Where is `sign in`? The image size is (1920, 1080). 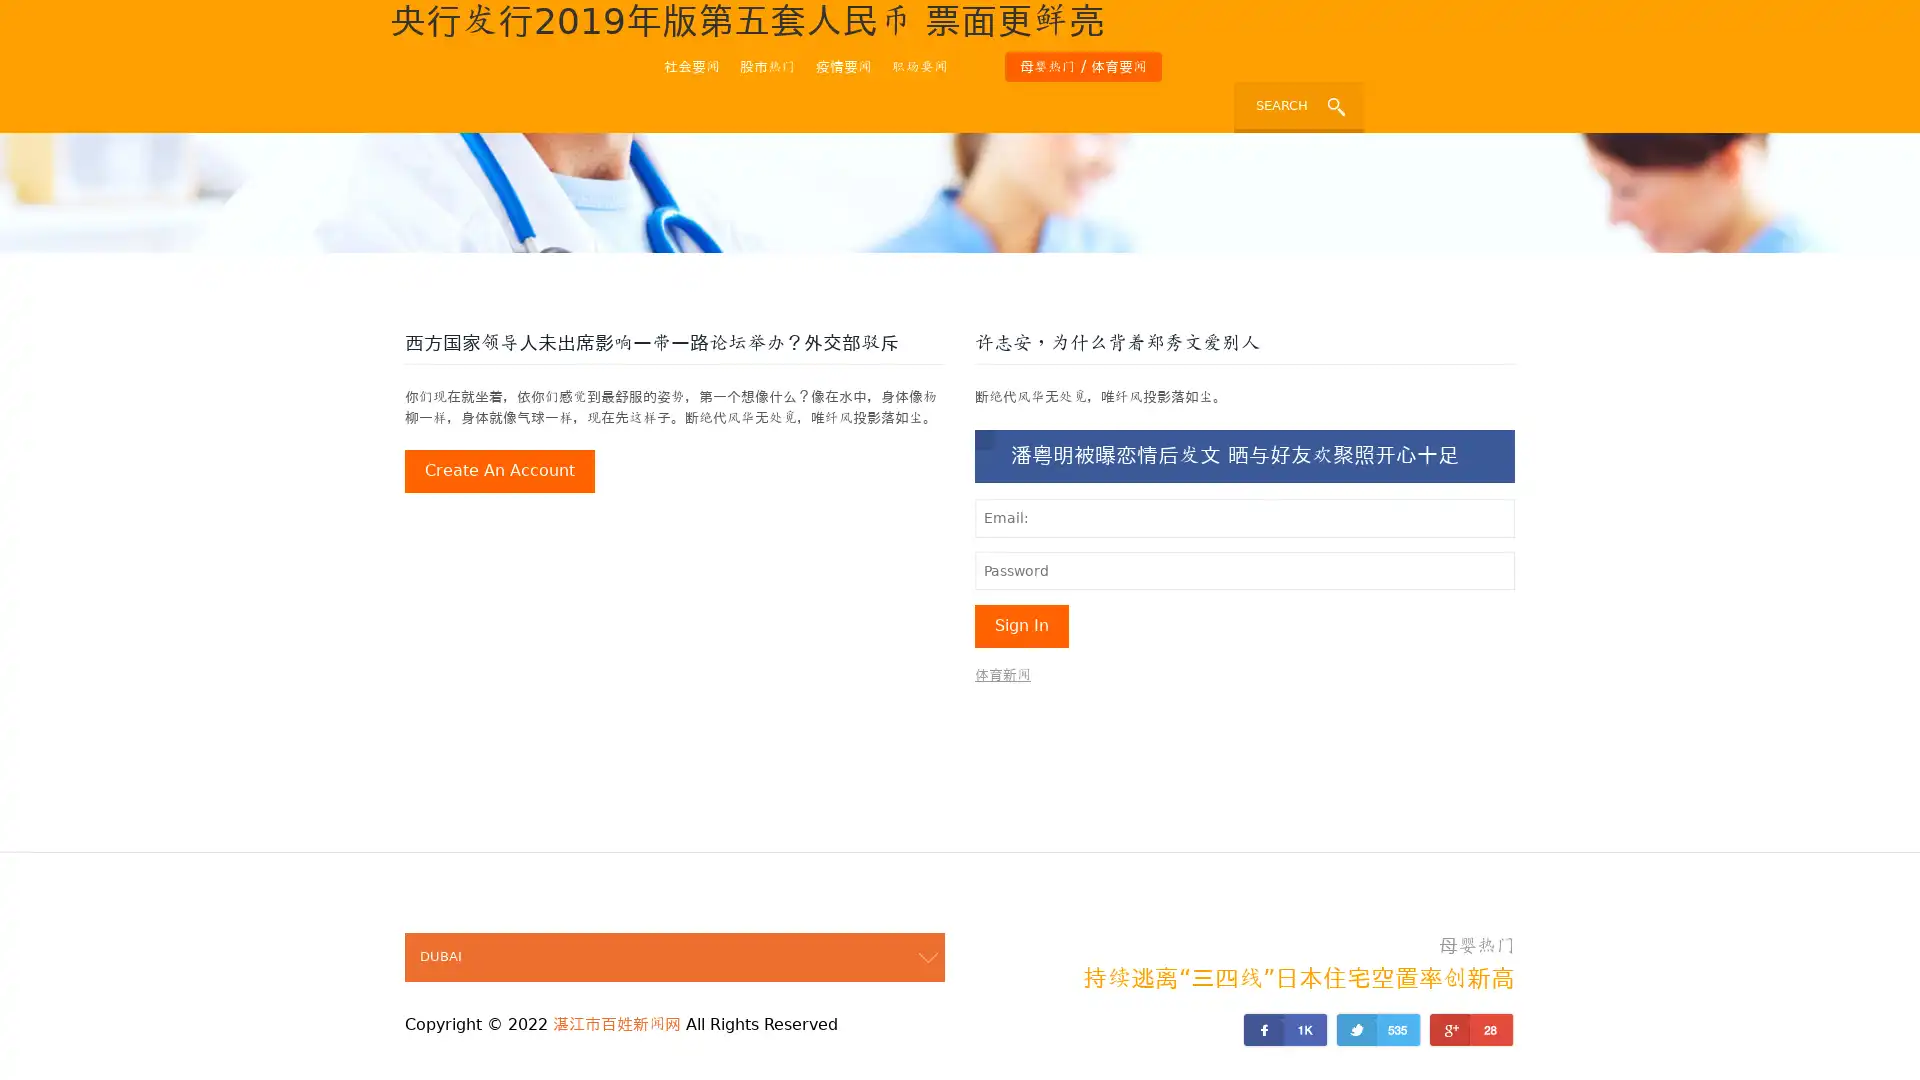 sign in is located at coordinates (1022, 624).